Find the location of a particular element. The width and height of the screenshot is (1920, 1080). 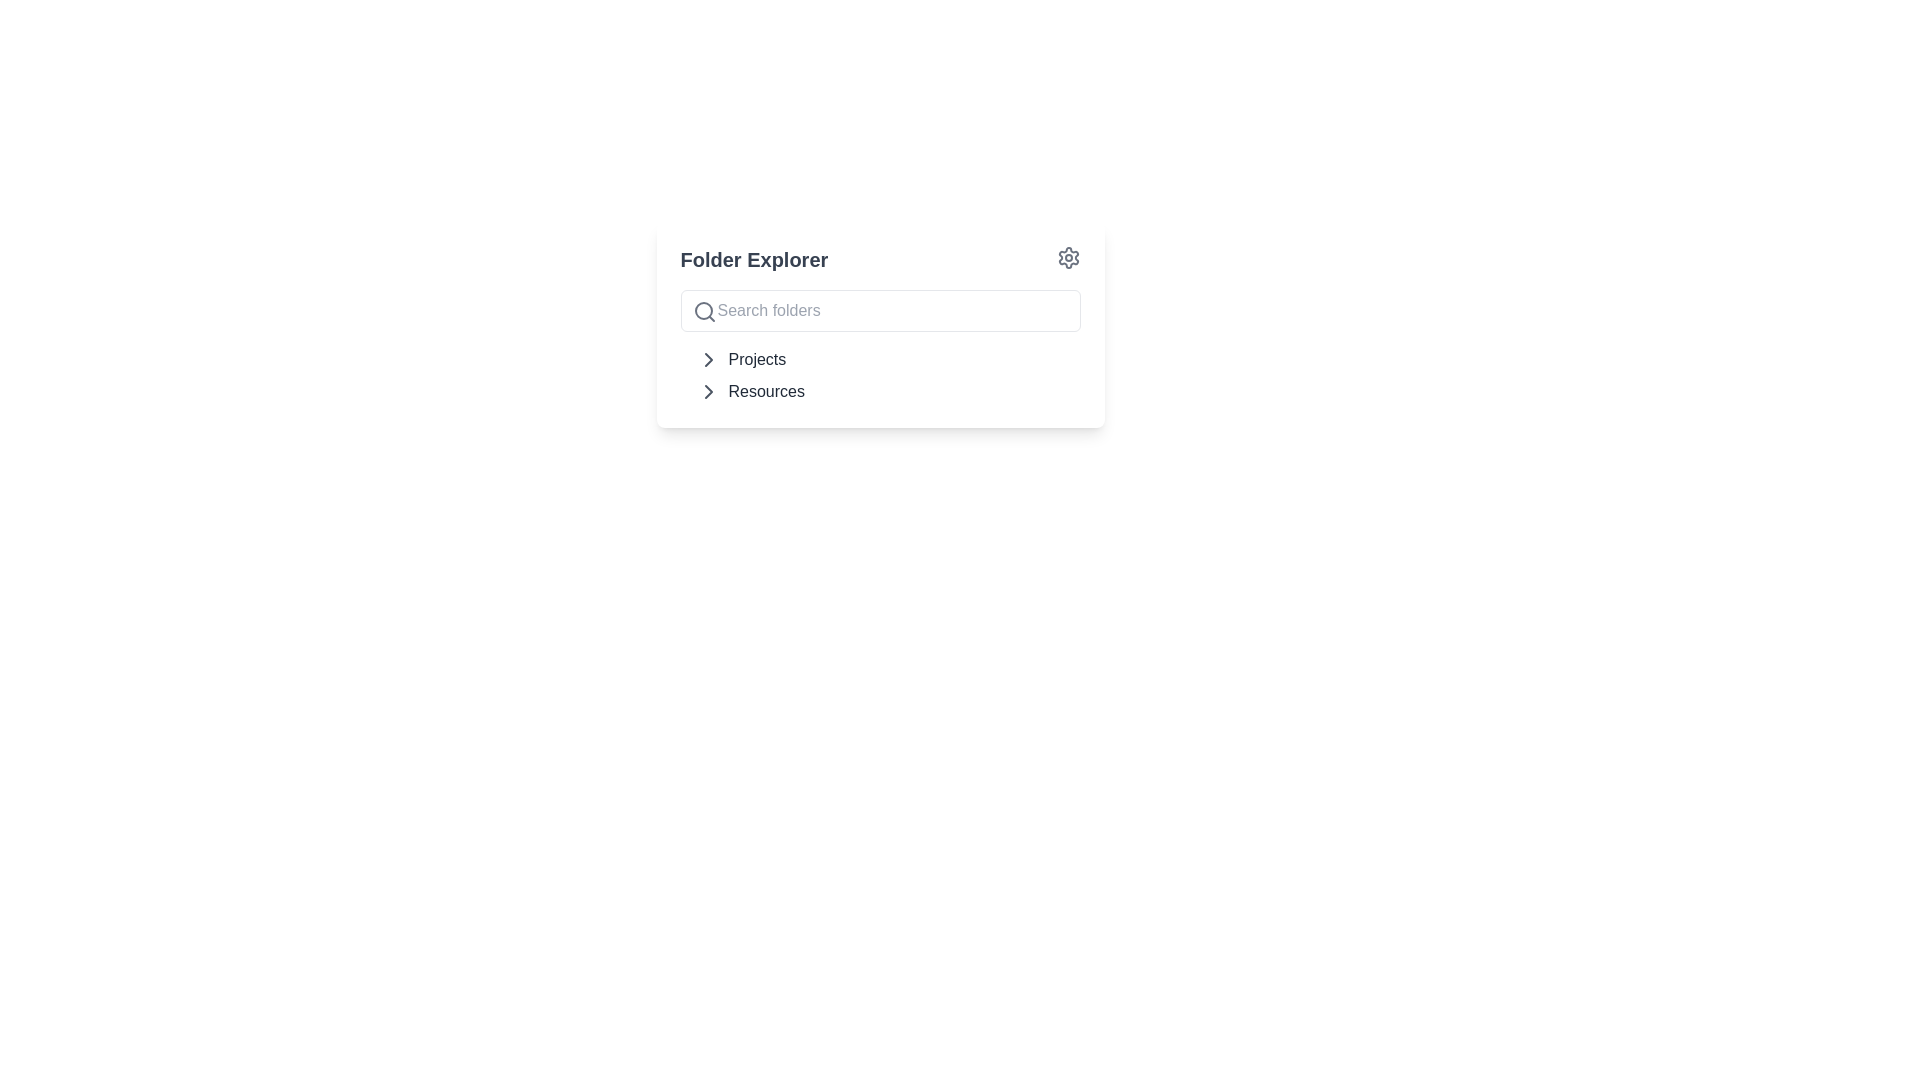

the gear/settings icon located at the top-right corner of the 'Folder Explorer' card, which allows users is located at coordinates (1067, 257).